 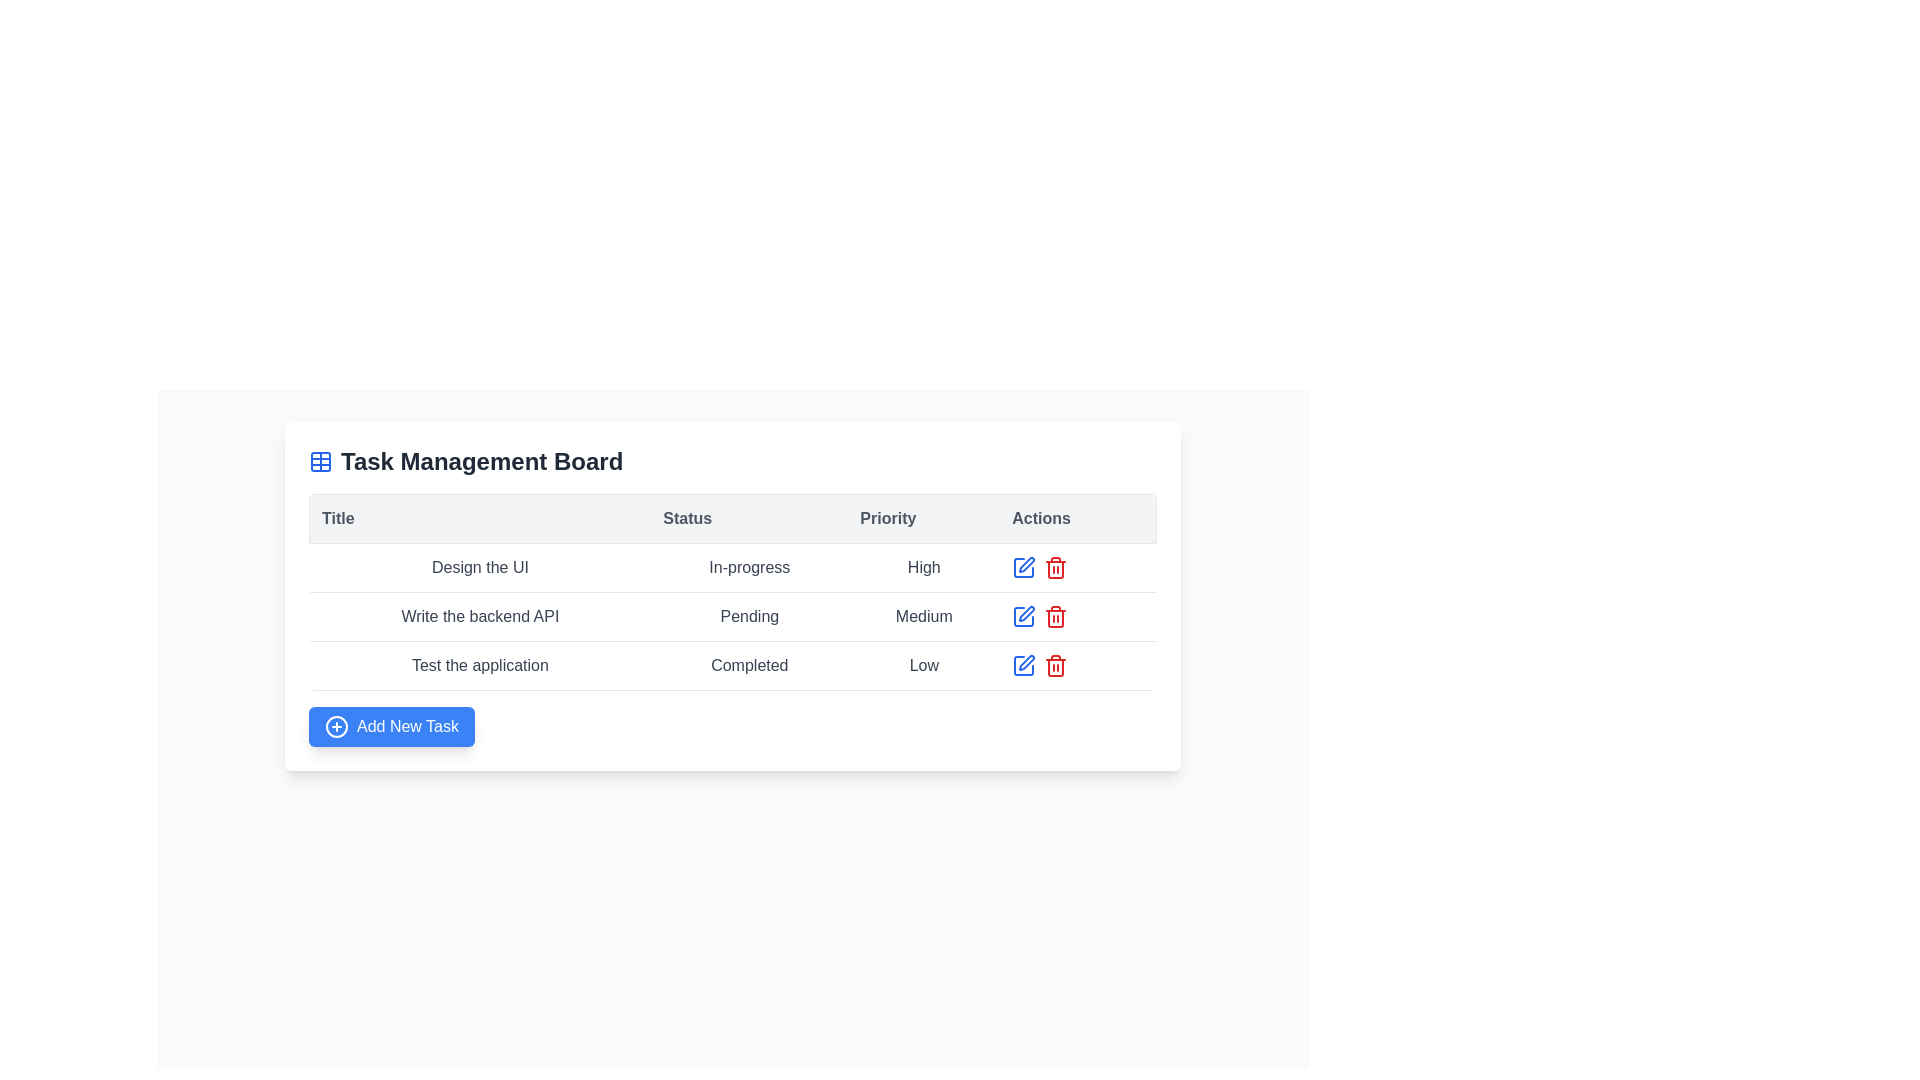 What do you see at coordinates (748, 567) in the screenshot?
I see `the static text label indicating the current status of the task 'Design the UI' located in the 'Status' column of the task management board` at bounding box center [748, 567].